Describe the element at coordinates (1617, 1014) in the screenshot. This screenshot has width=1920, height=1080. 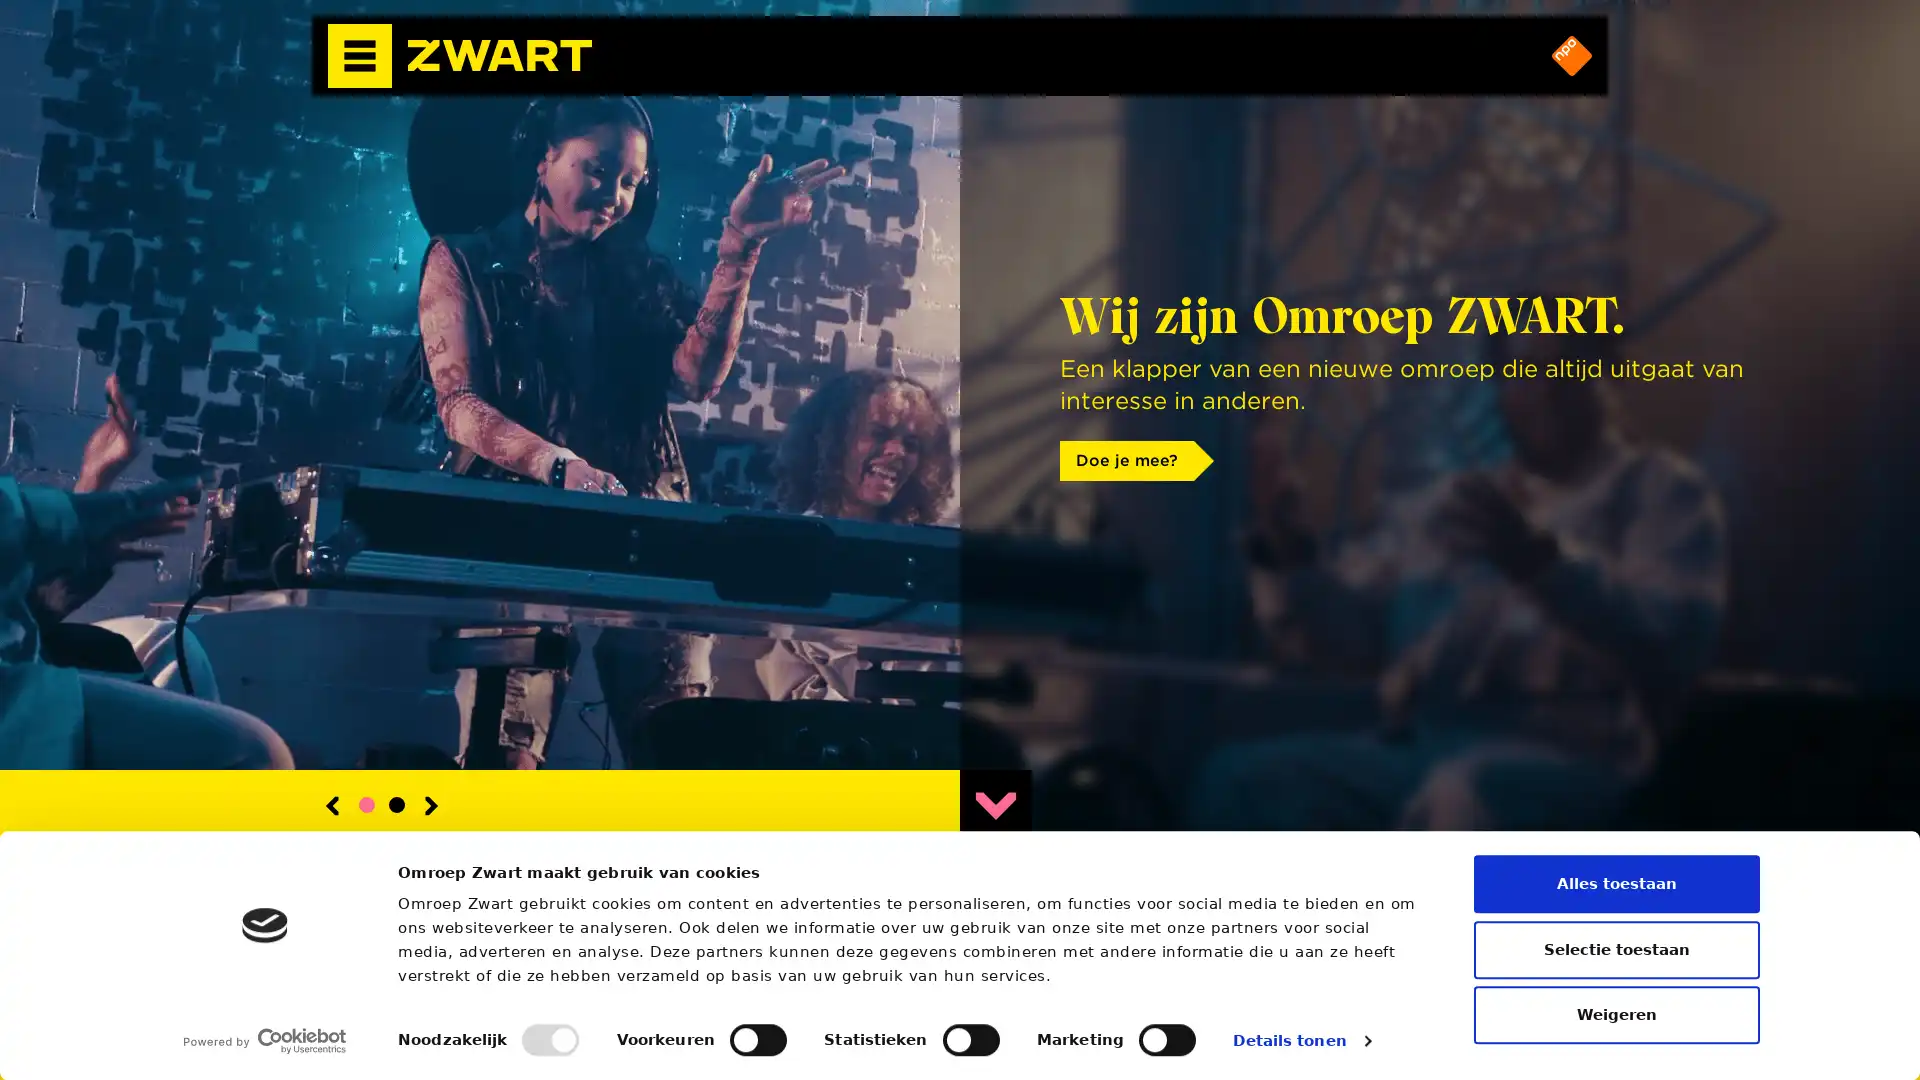
I see `Weigeren` at that location.